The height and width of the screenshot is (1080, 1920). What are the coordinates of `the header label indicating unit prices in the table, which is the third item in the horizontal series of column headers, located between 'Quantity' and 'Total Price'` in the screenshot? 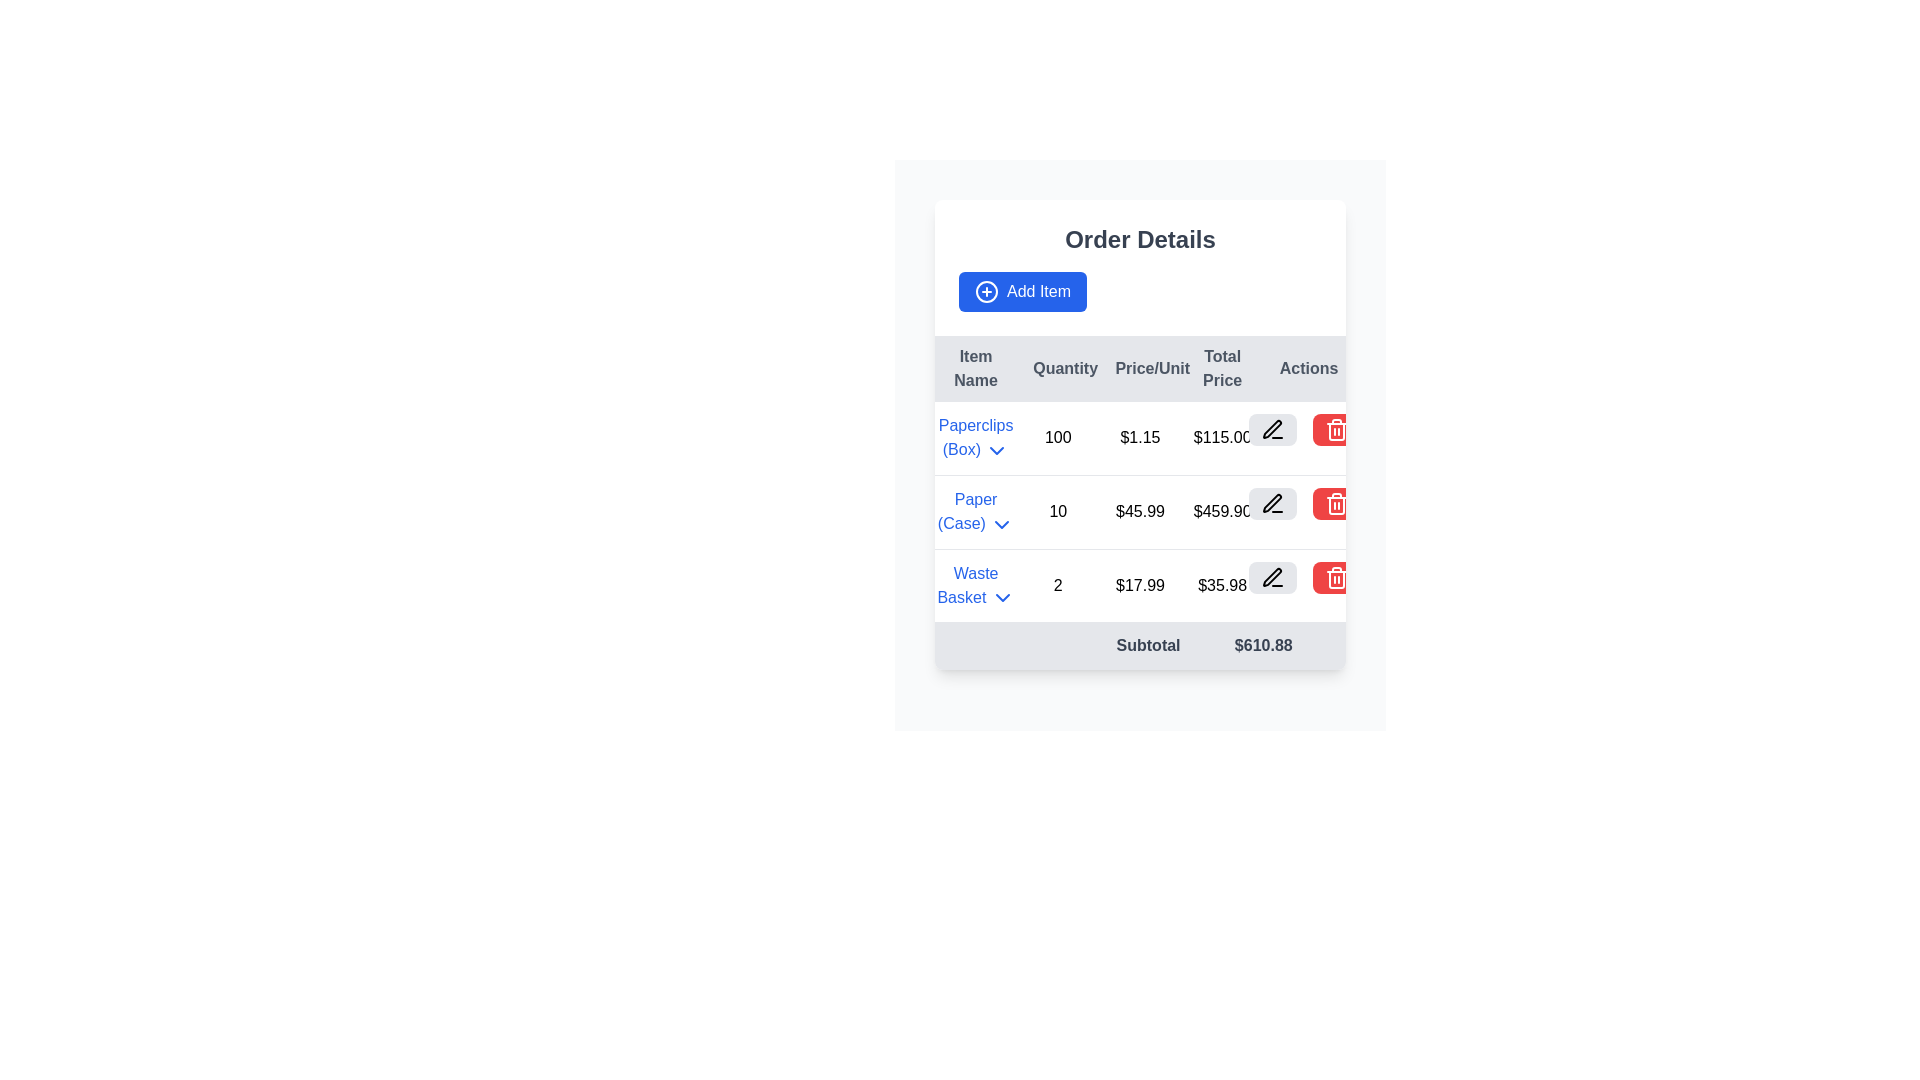 It's located at (1140, 369).